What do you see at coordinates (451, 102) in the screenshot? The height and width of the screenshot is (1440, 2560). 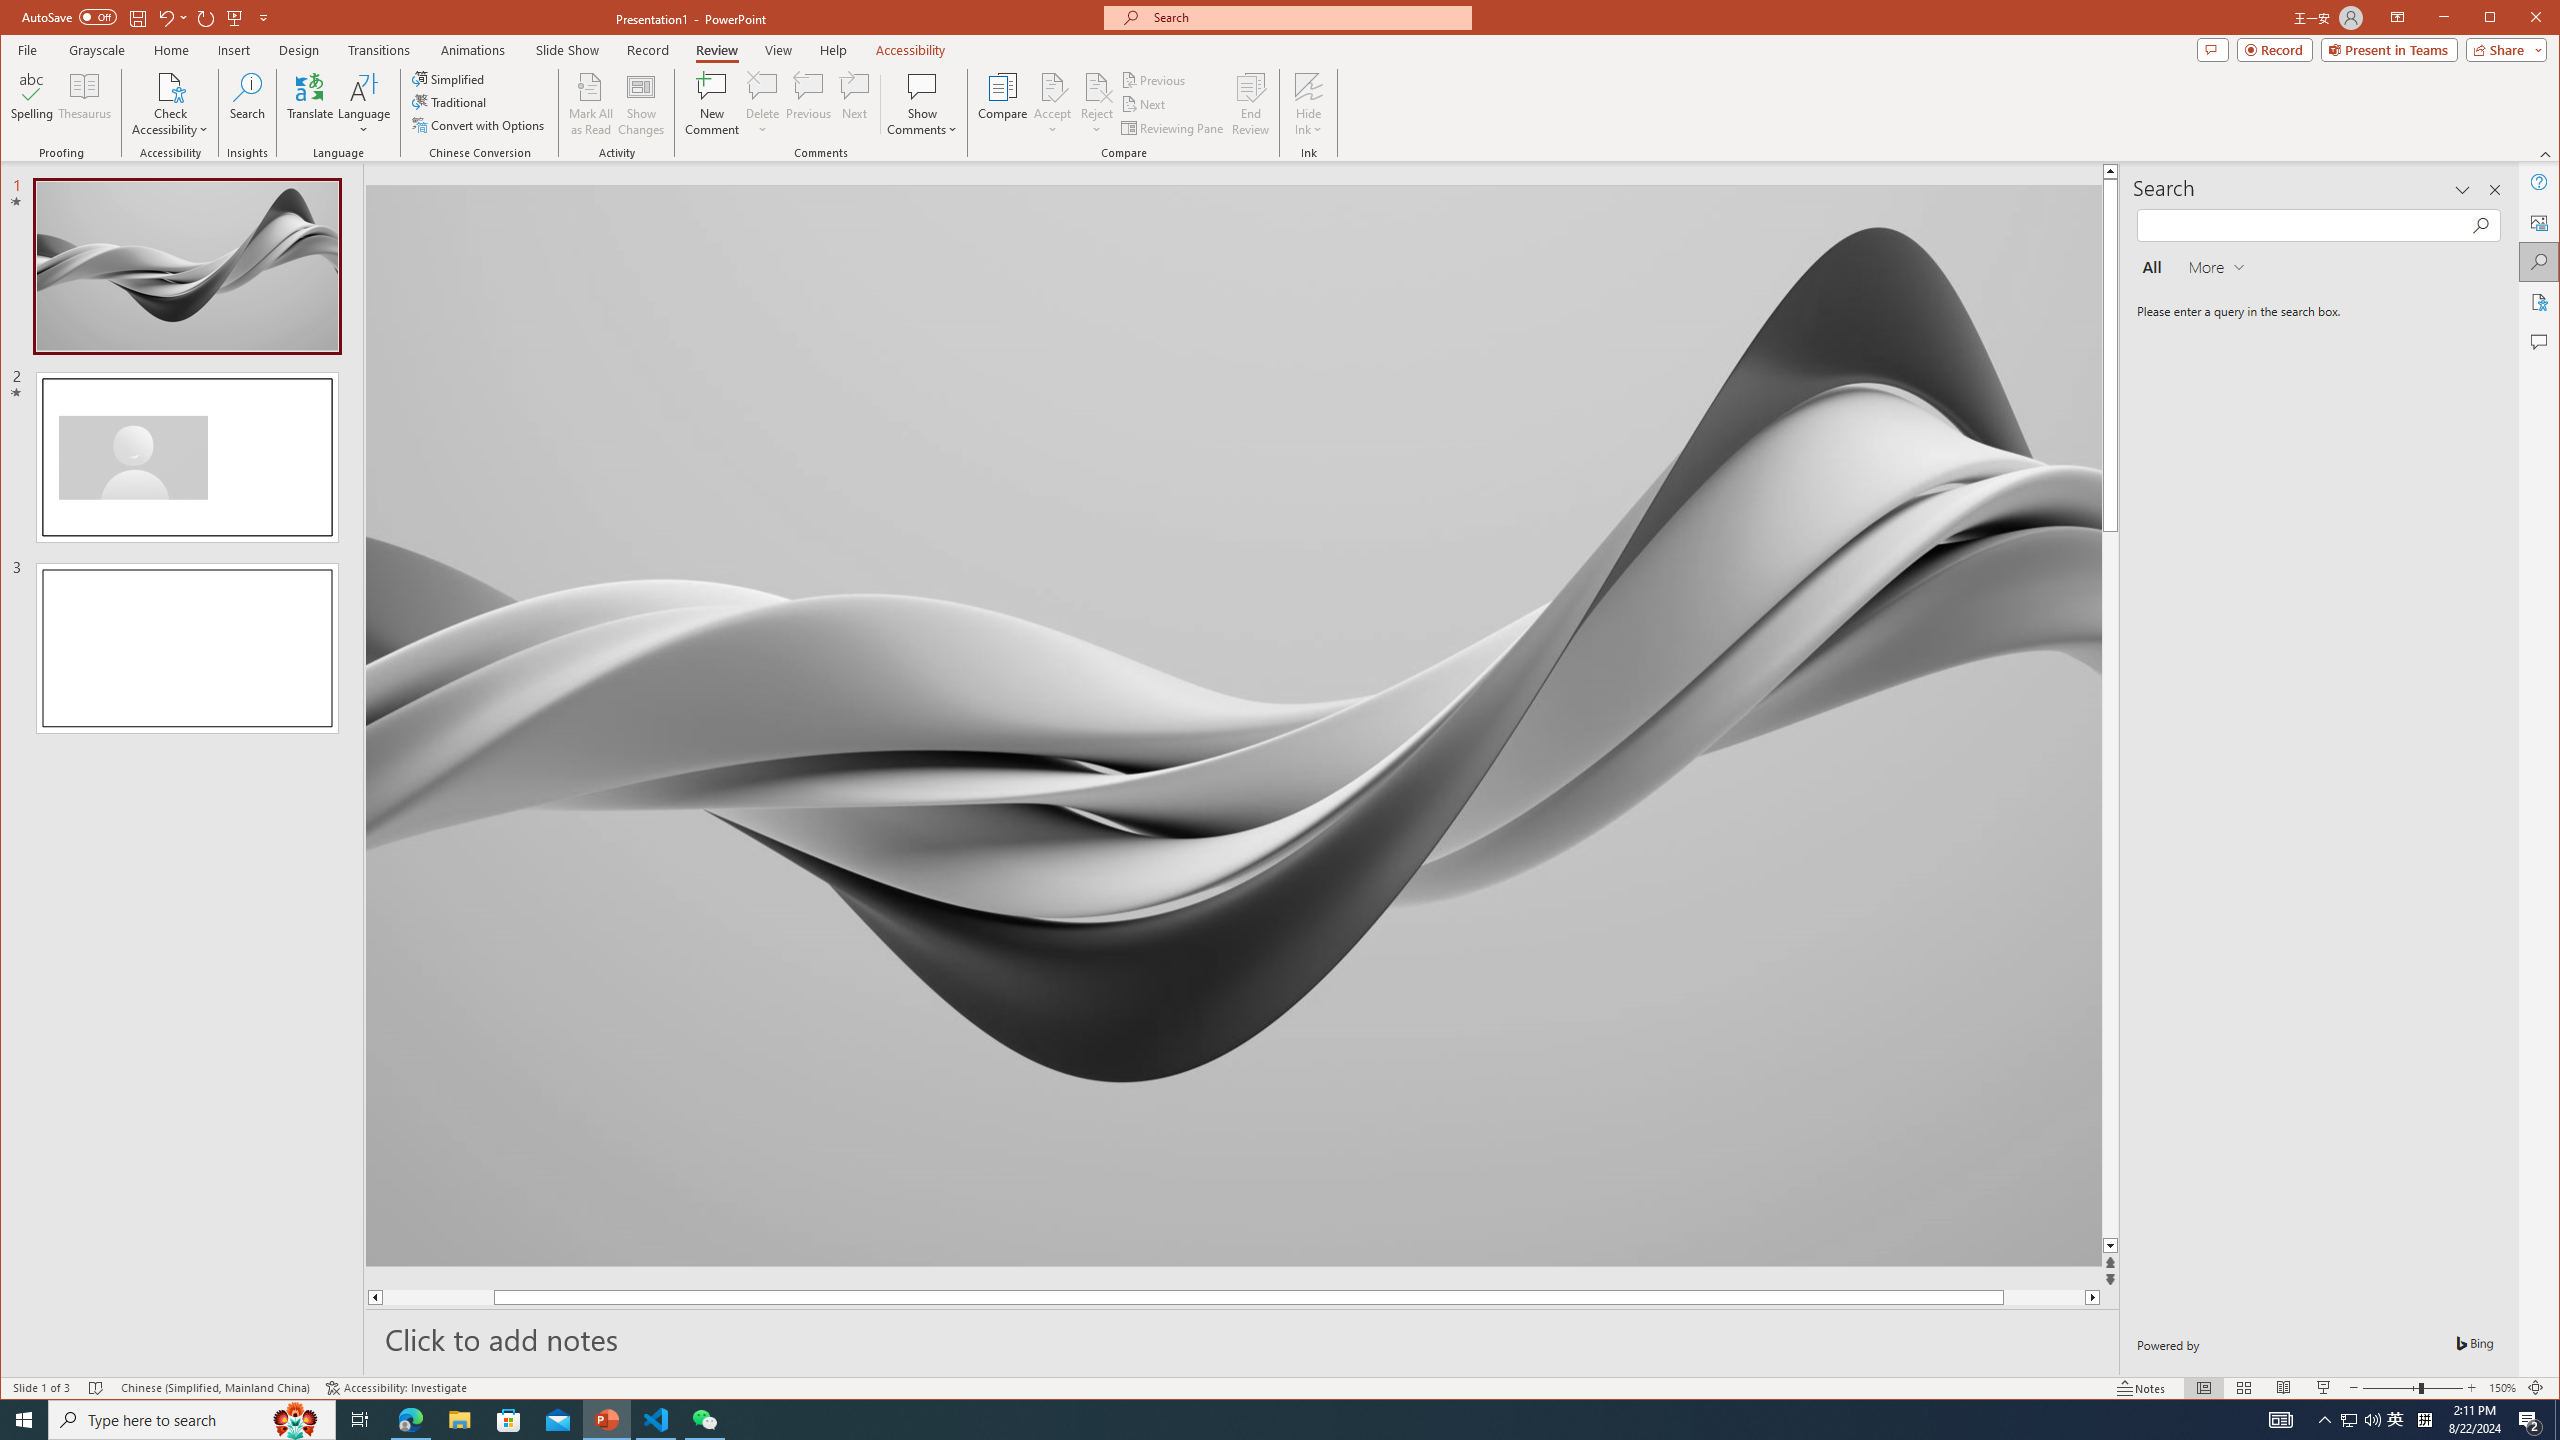 I see `'Traditional'` at bounding box center [451, 102].